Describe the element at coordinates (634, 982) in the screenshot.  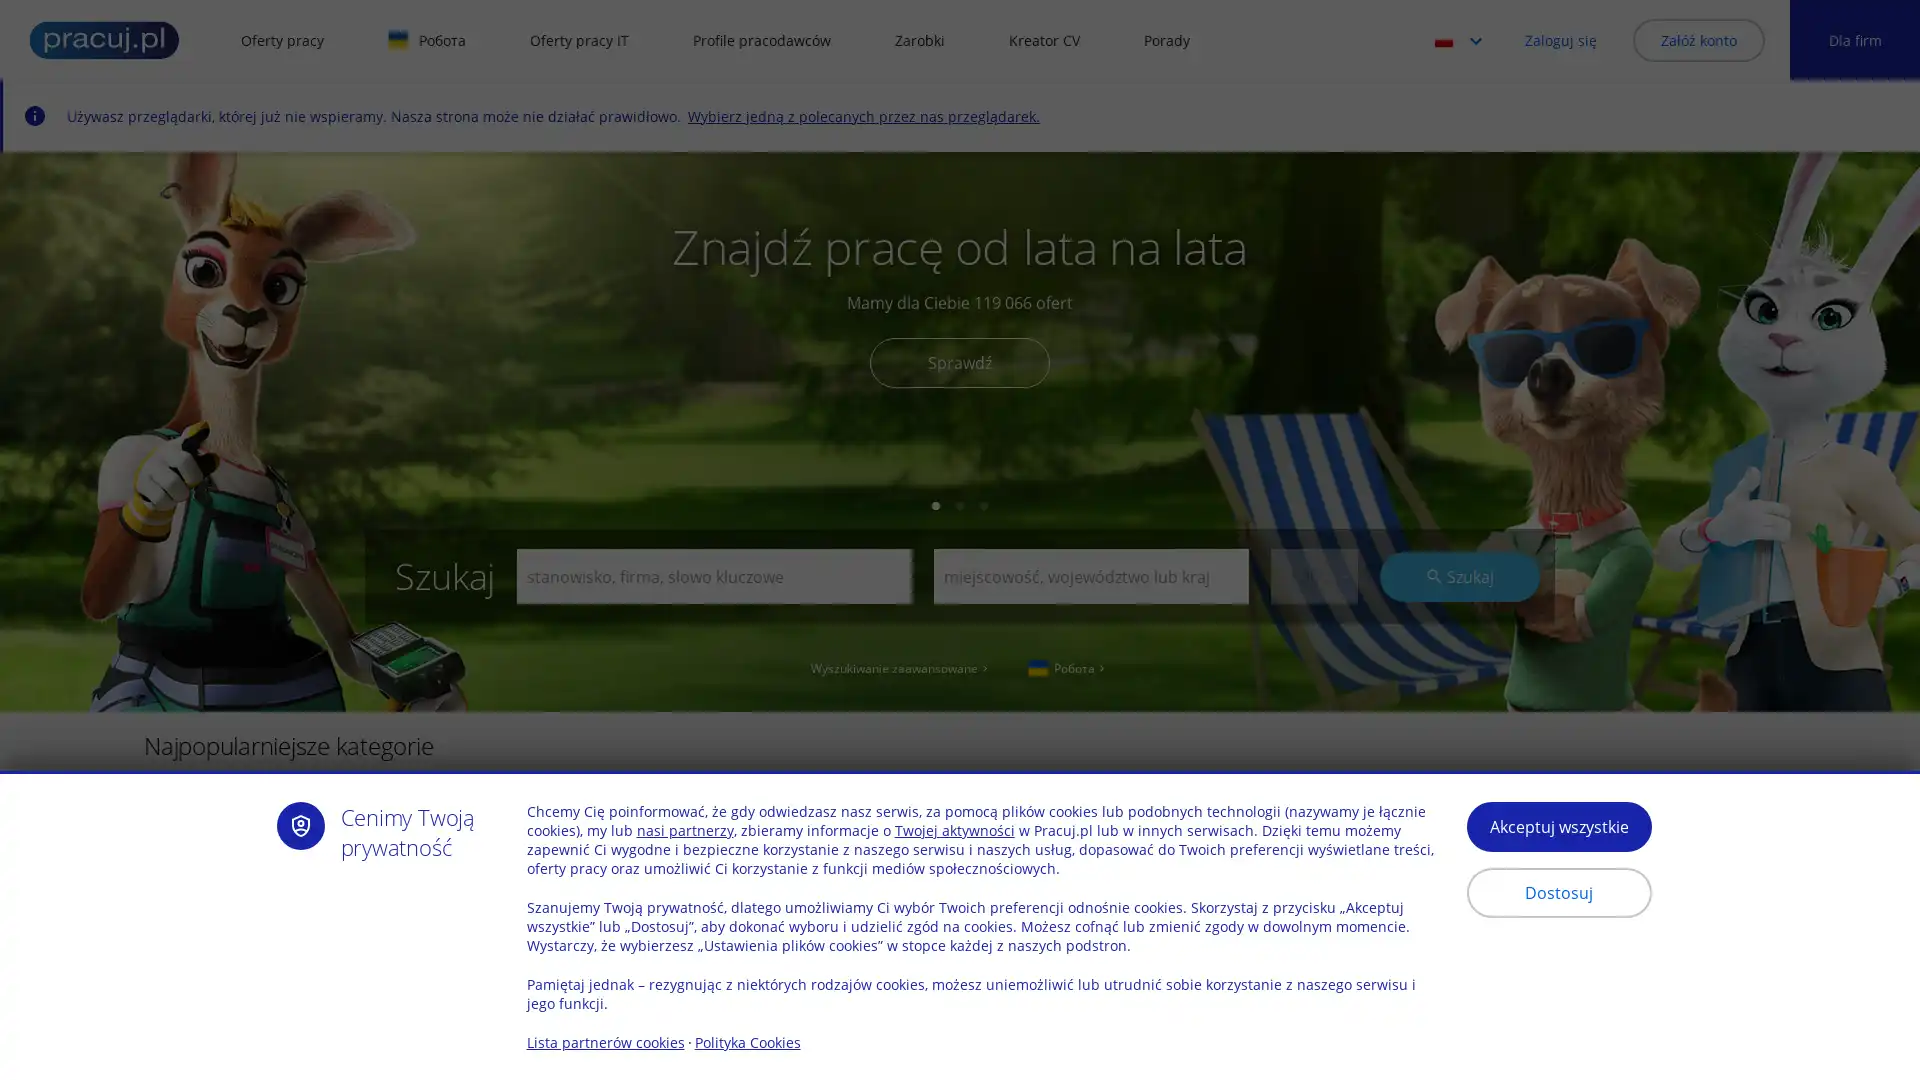
I see `WYSANE APLIKACJE` at that location.